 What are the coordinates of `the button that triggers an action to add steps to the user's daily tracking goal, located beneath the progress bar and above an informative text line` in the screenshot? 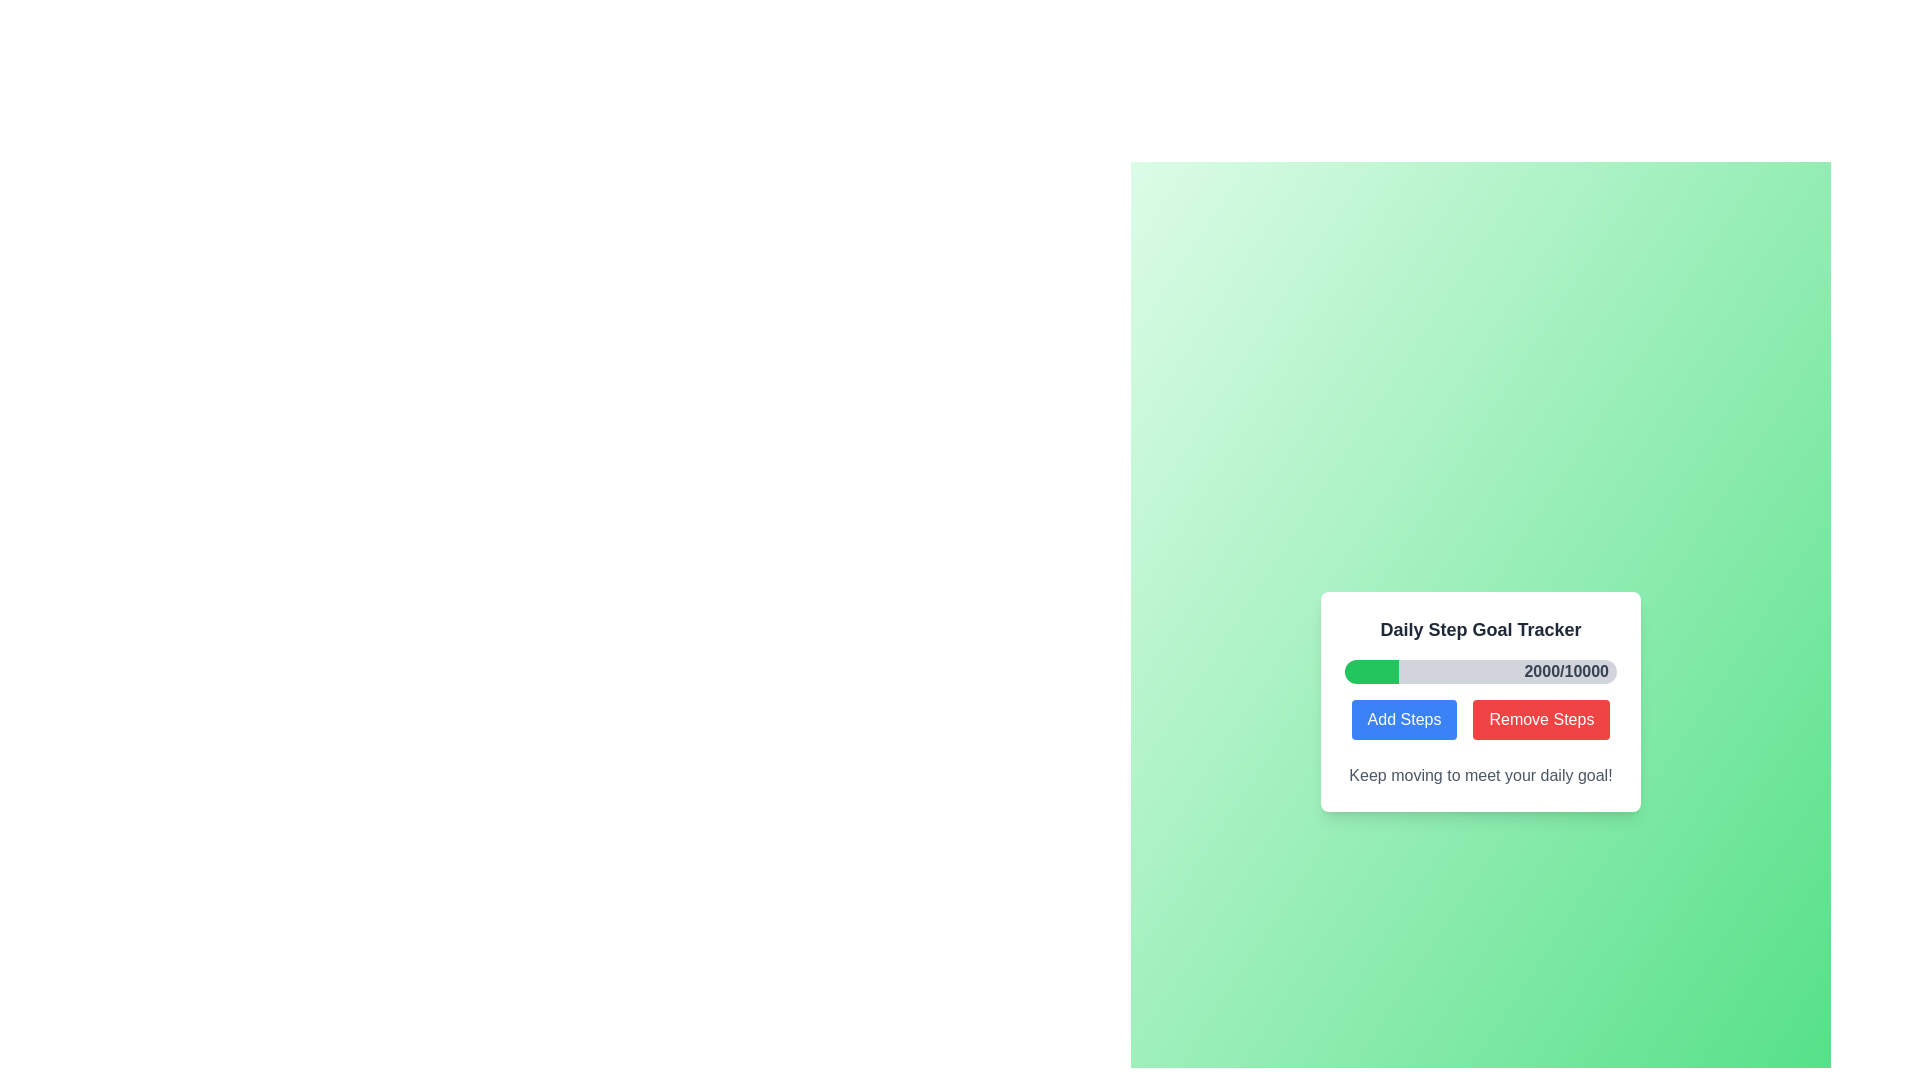 It's located at (1403, 720).